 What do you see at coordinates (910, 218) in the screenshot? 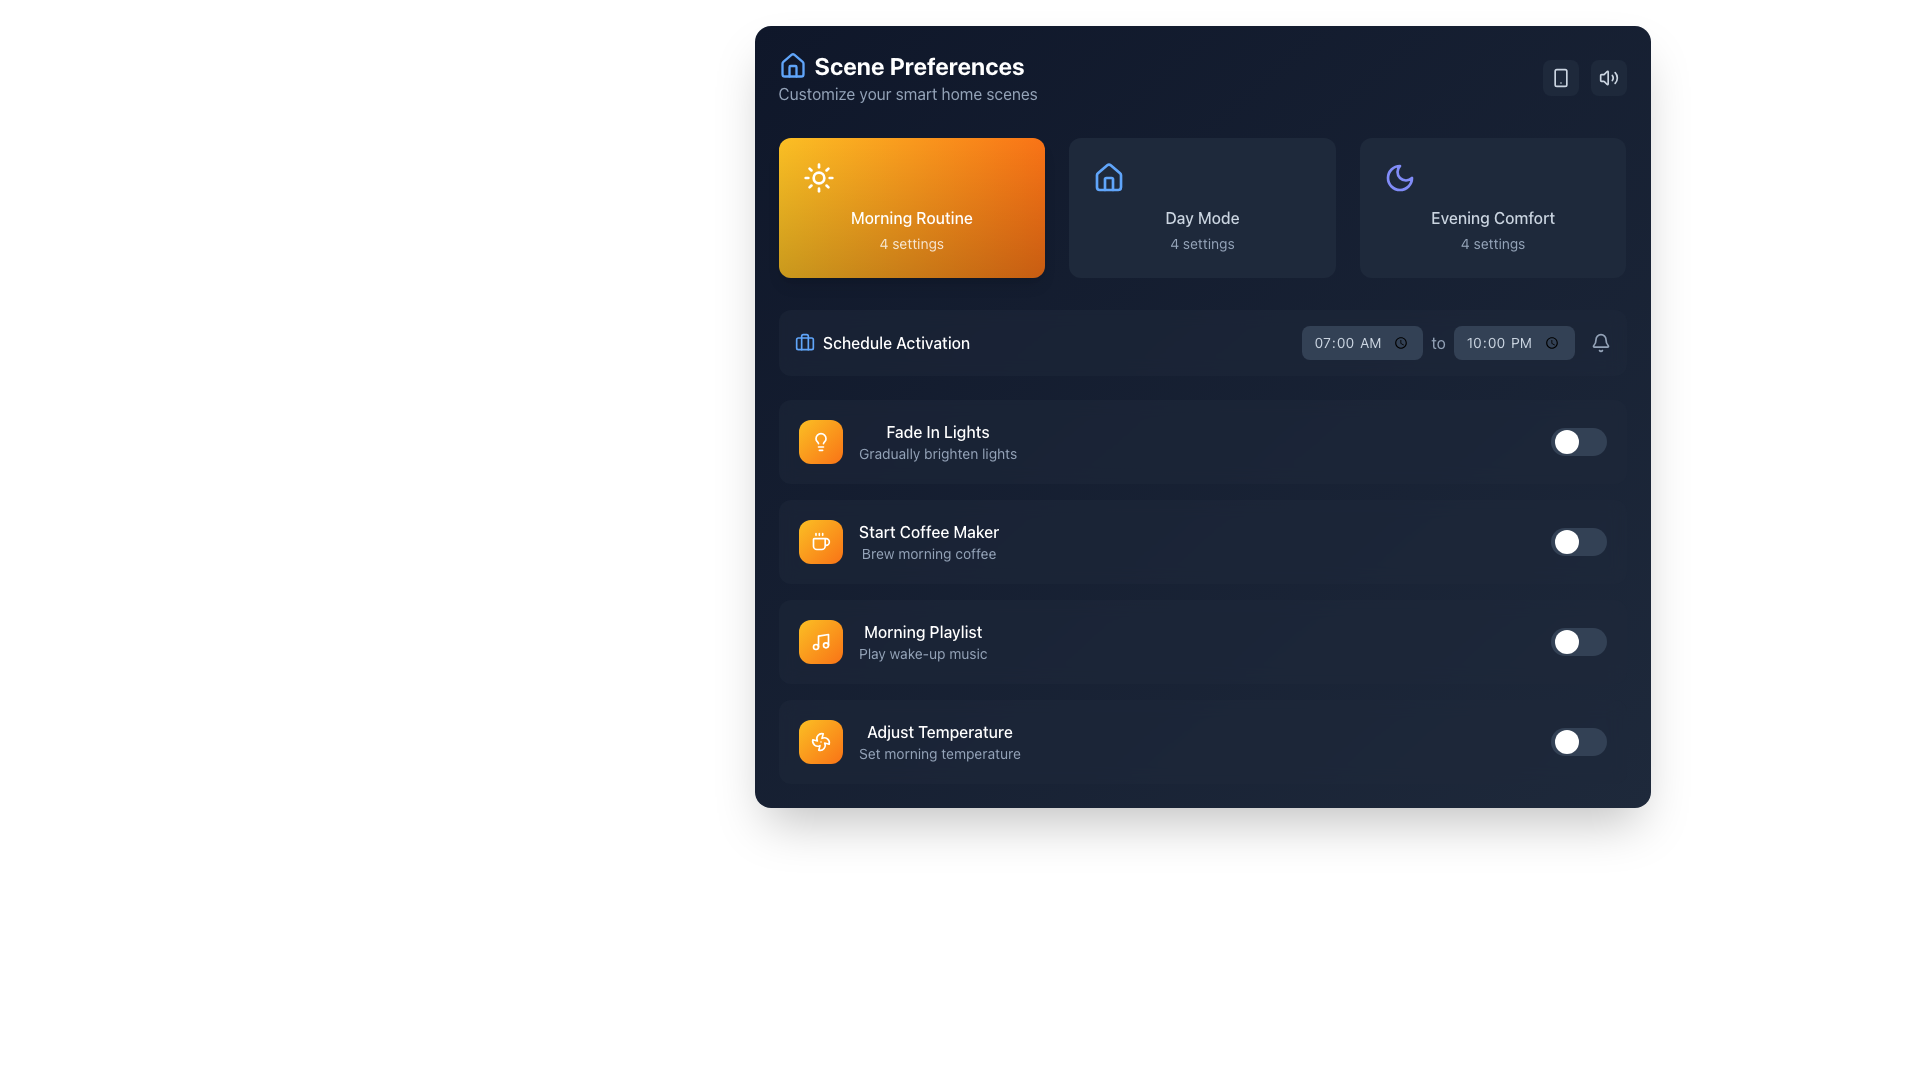
I see `the 'Morning Routine' text label, which is part of the smart home settings interface and located under the 'Scene Preferences' heading, centered horizontally in the leftmost card` at bounding box center [910, 218].